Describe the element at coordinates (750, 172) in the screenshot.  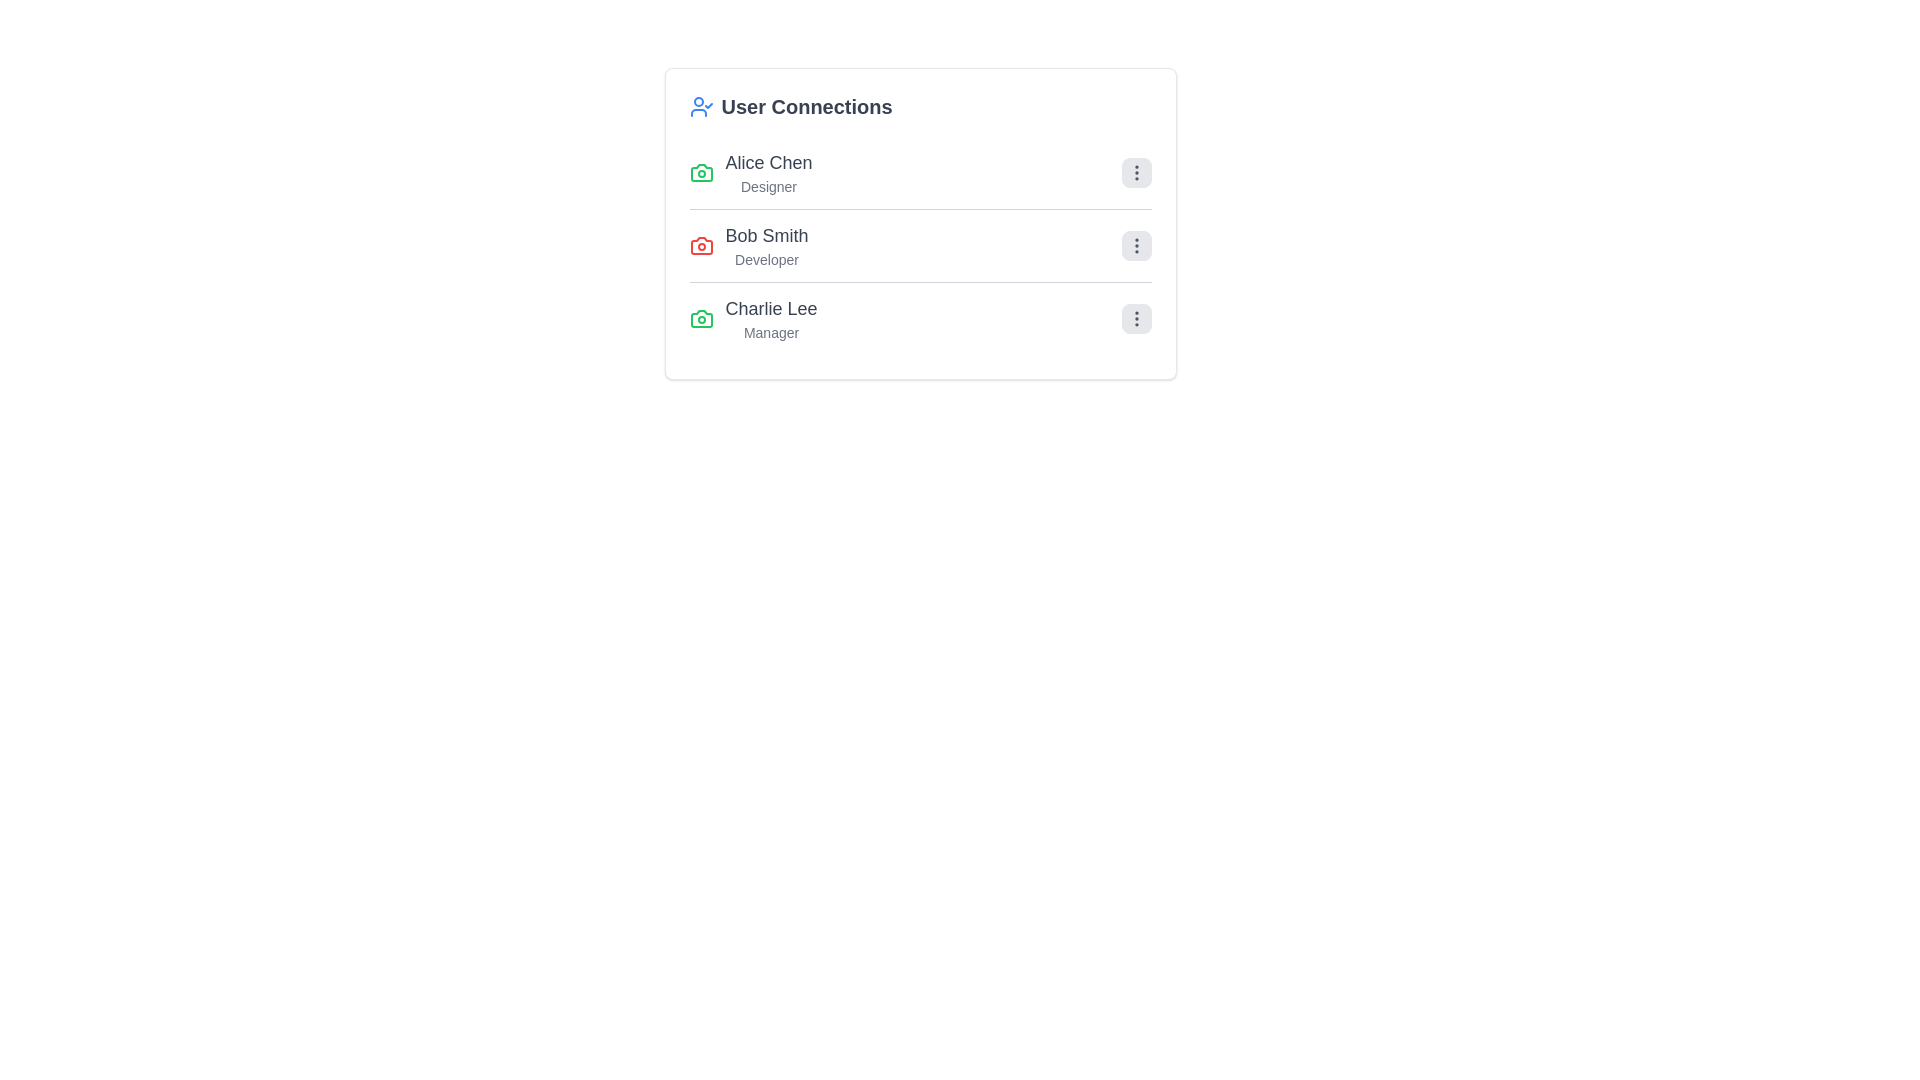
I see `the List item displaying 'Alice Chen' with a green camera icon, located in the top-left section of the User Connections area` at that location.